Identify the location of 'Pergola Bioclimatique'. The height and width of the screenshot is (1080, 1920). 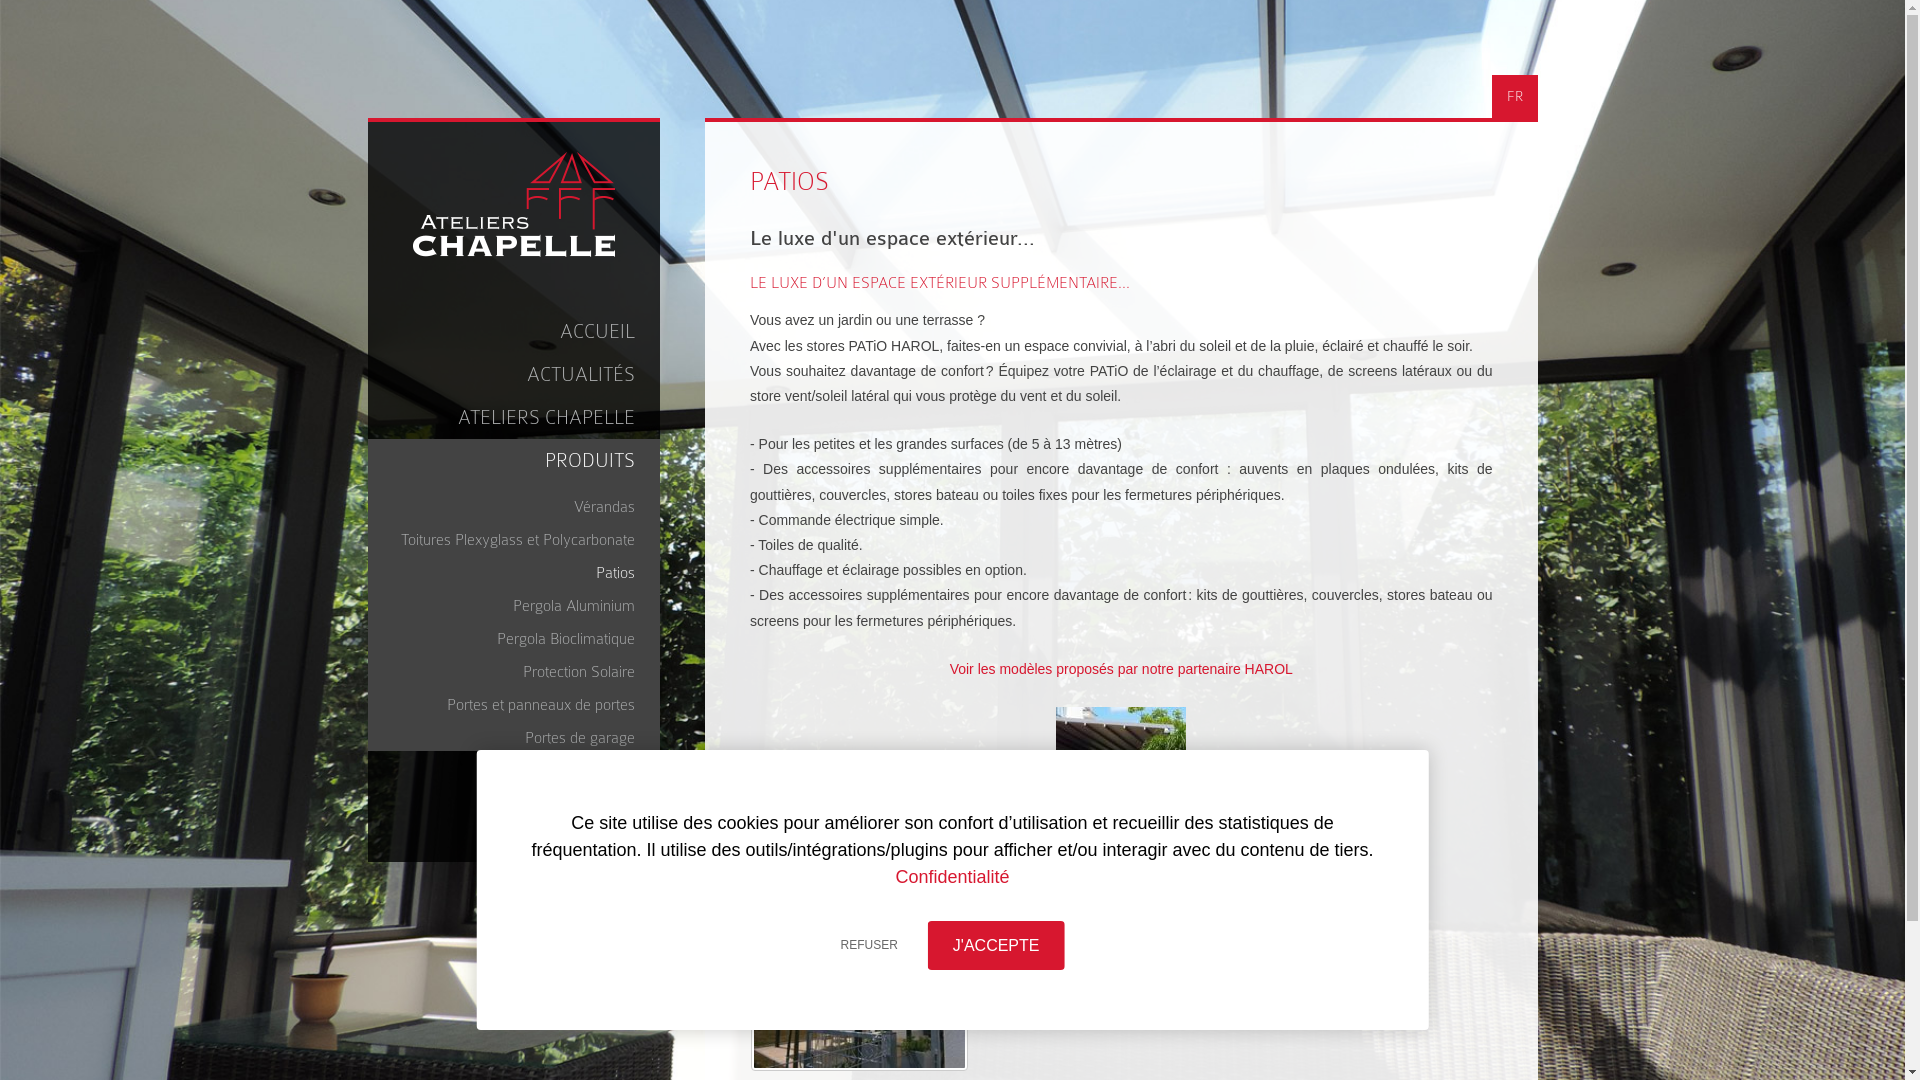
(519, 635).